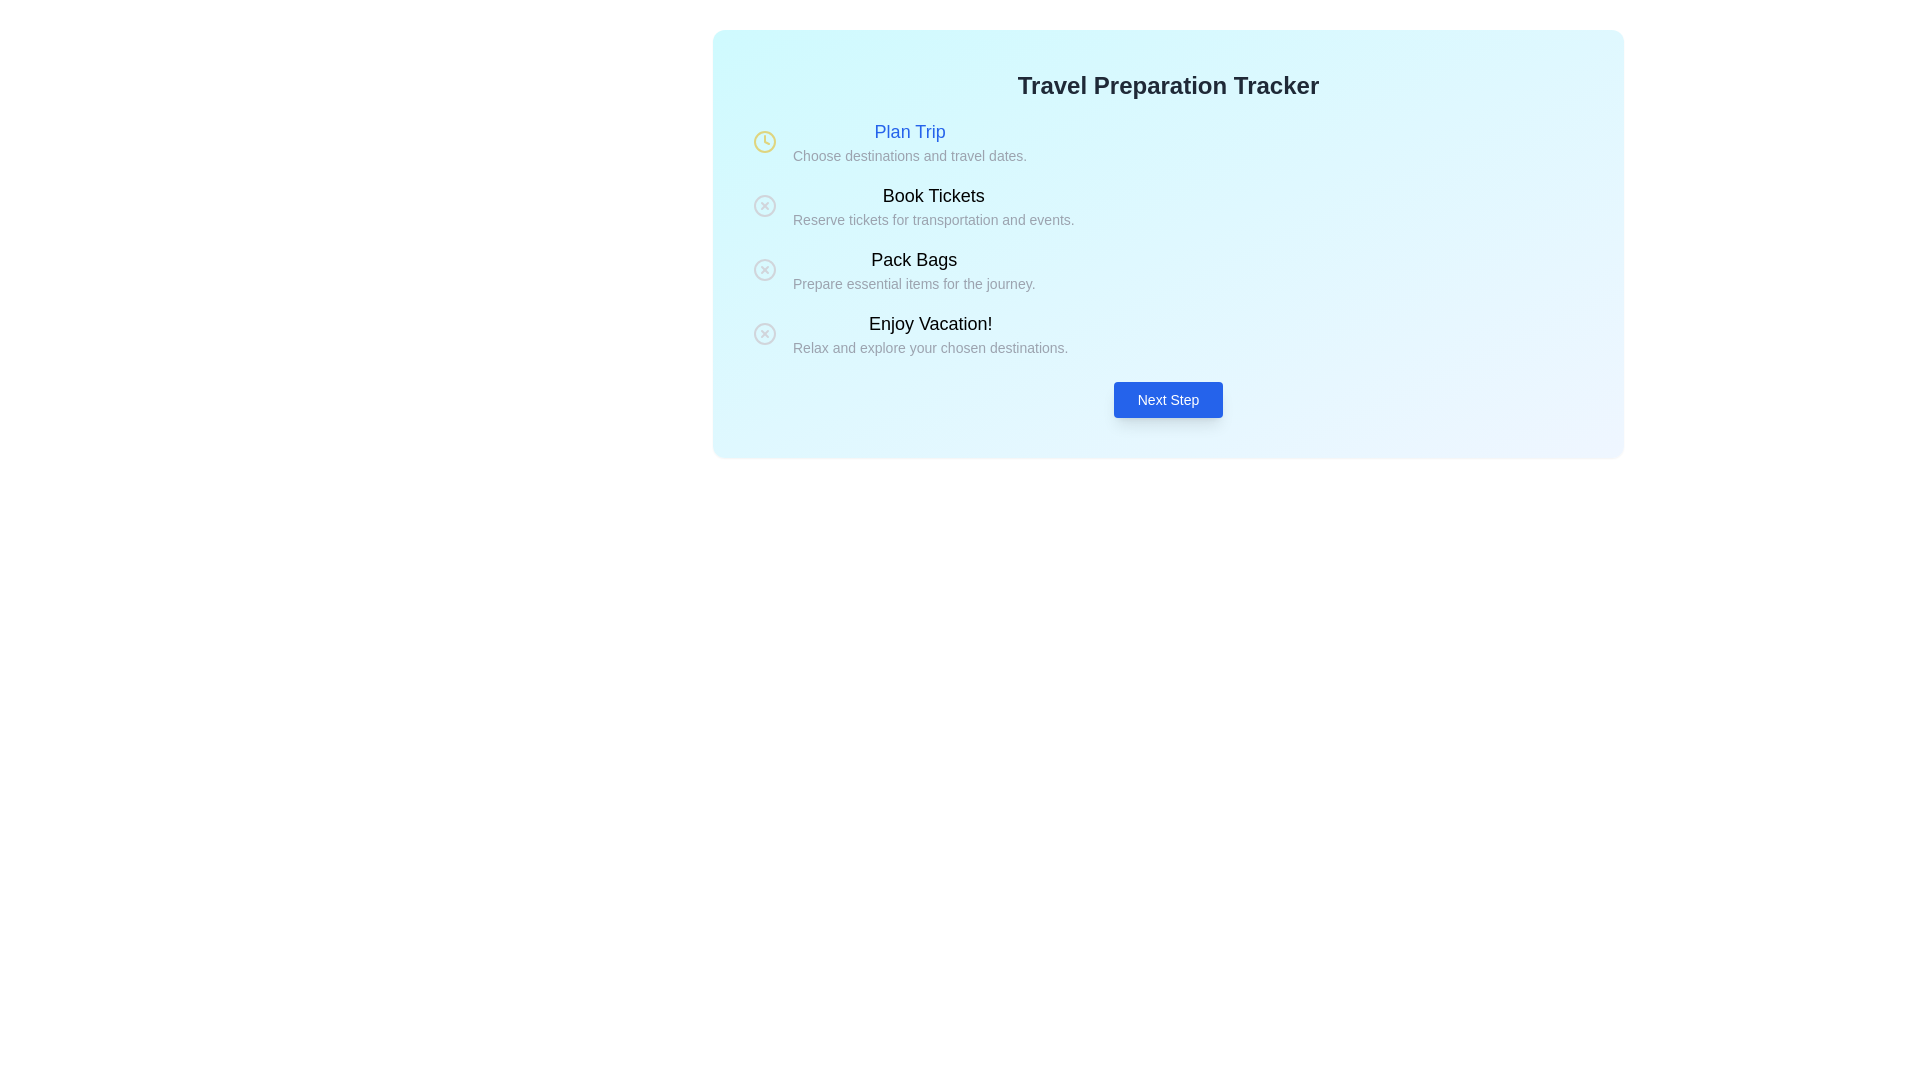 The image size is (1920, 1080). I want to click on text label that instructs users to 'Choose destinations and travel dates.' located beneath the 'Plan Trip' heading, so click(909, 154).